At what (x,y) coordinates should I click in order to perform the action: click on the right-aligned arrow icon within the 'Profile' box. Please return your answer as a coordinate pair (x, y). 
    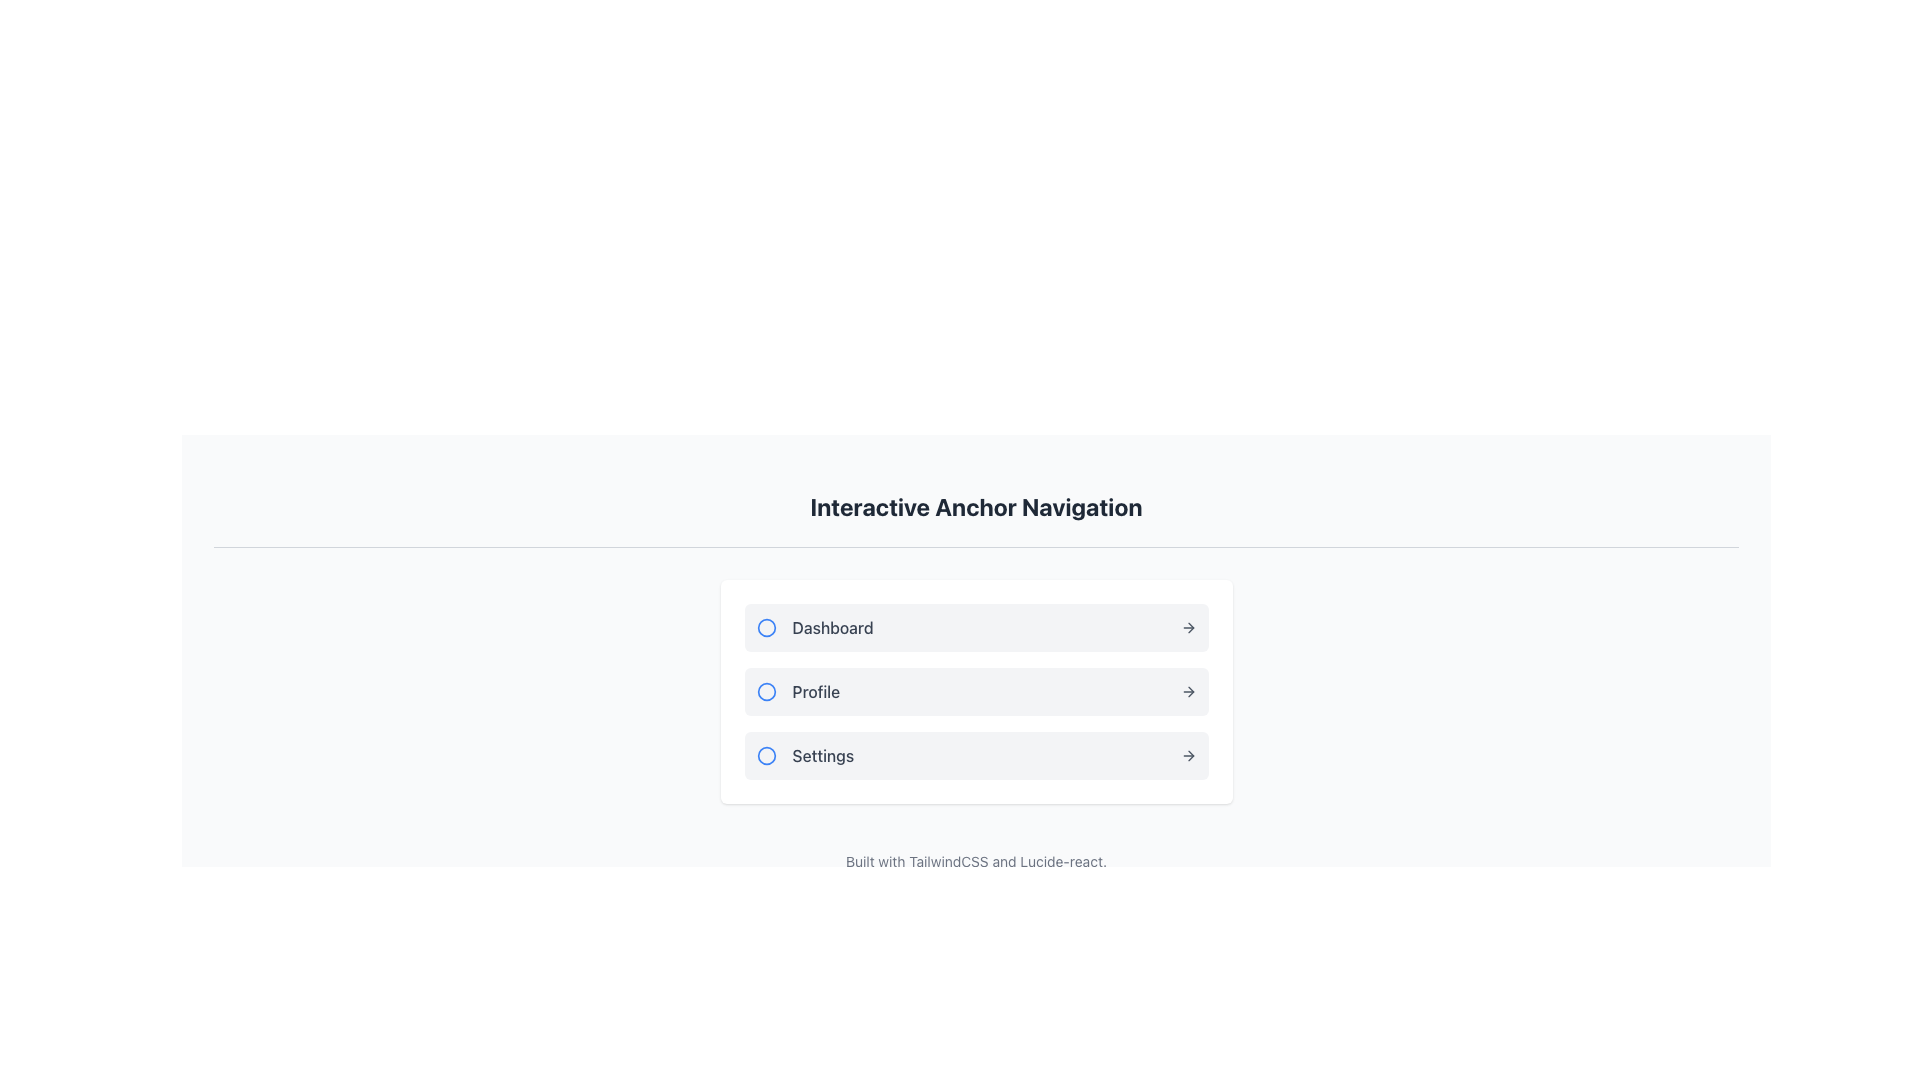
    Looking at the image, I should click on (1188, 690).